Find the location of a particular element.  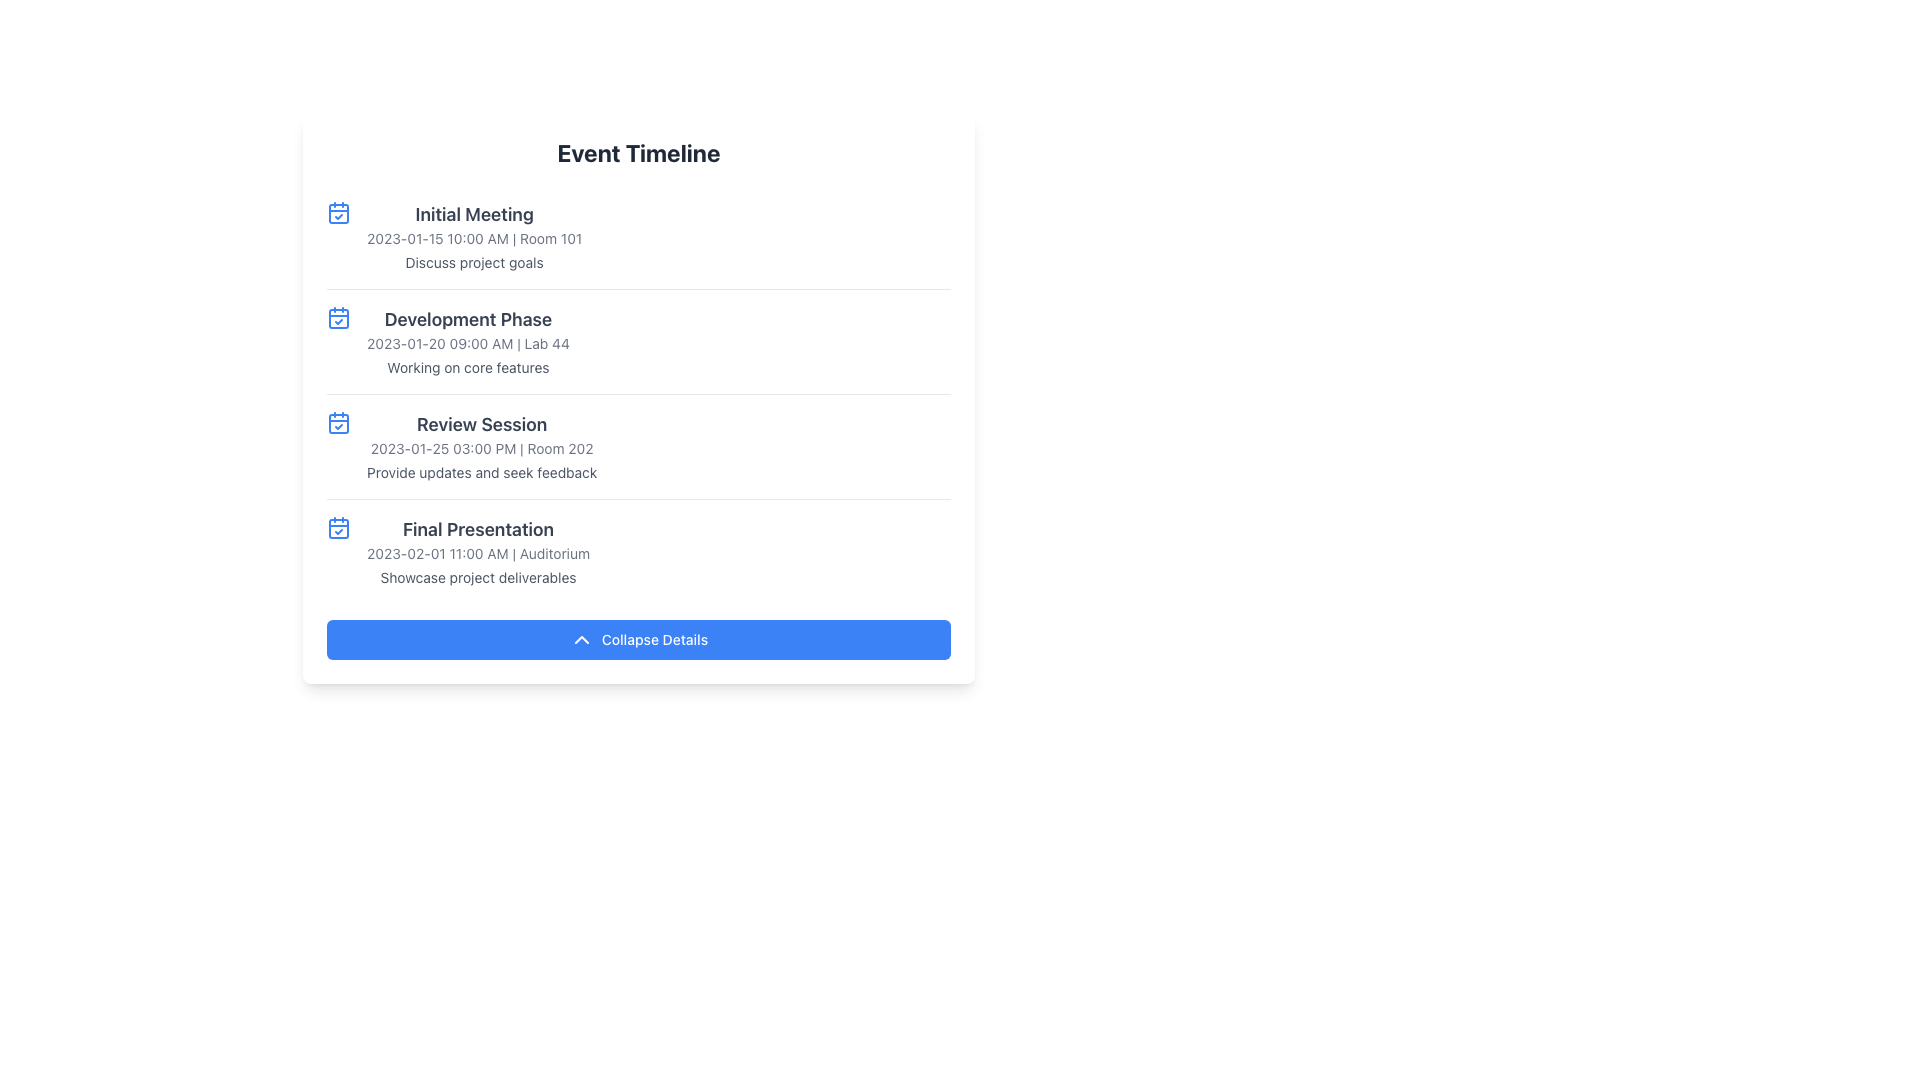

the 'Final Presentation' text label, which is styled in bold and larger font size, dark gray color, and positioned as the title of the fourth event entry in the vertical timeline layout is located at coordinates (477, 528).